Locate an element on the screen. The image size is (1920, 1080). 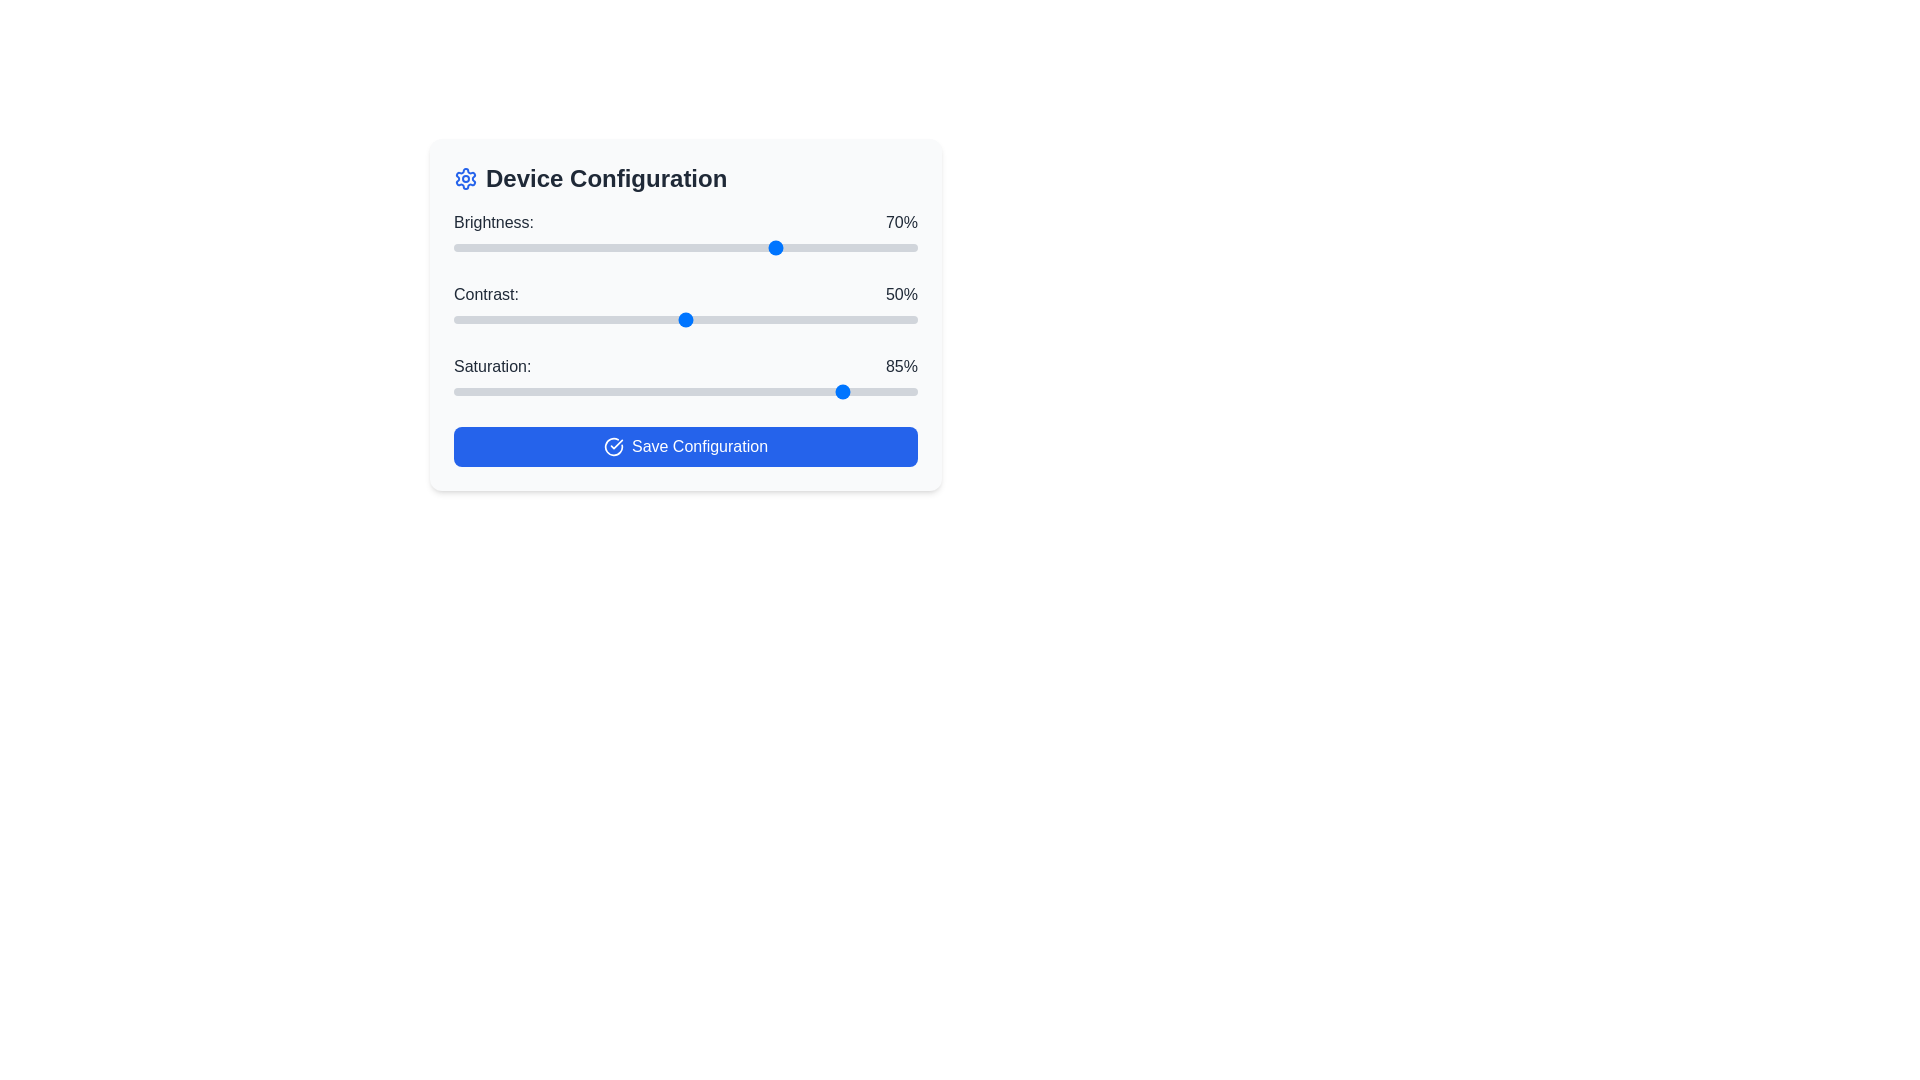
the contrast is located at coordinates (839, 319).